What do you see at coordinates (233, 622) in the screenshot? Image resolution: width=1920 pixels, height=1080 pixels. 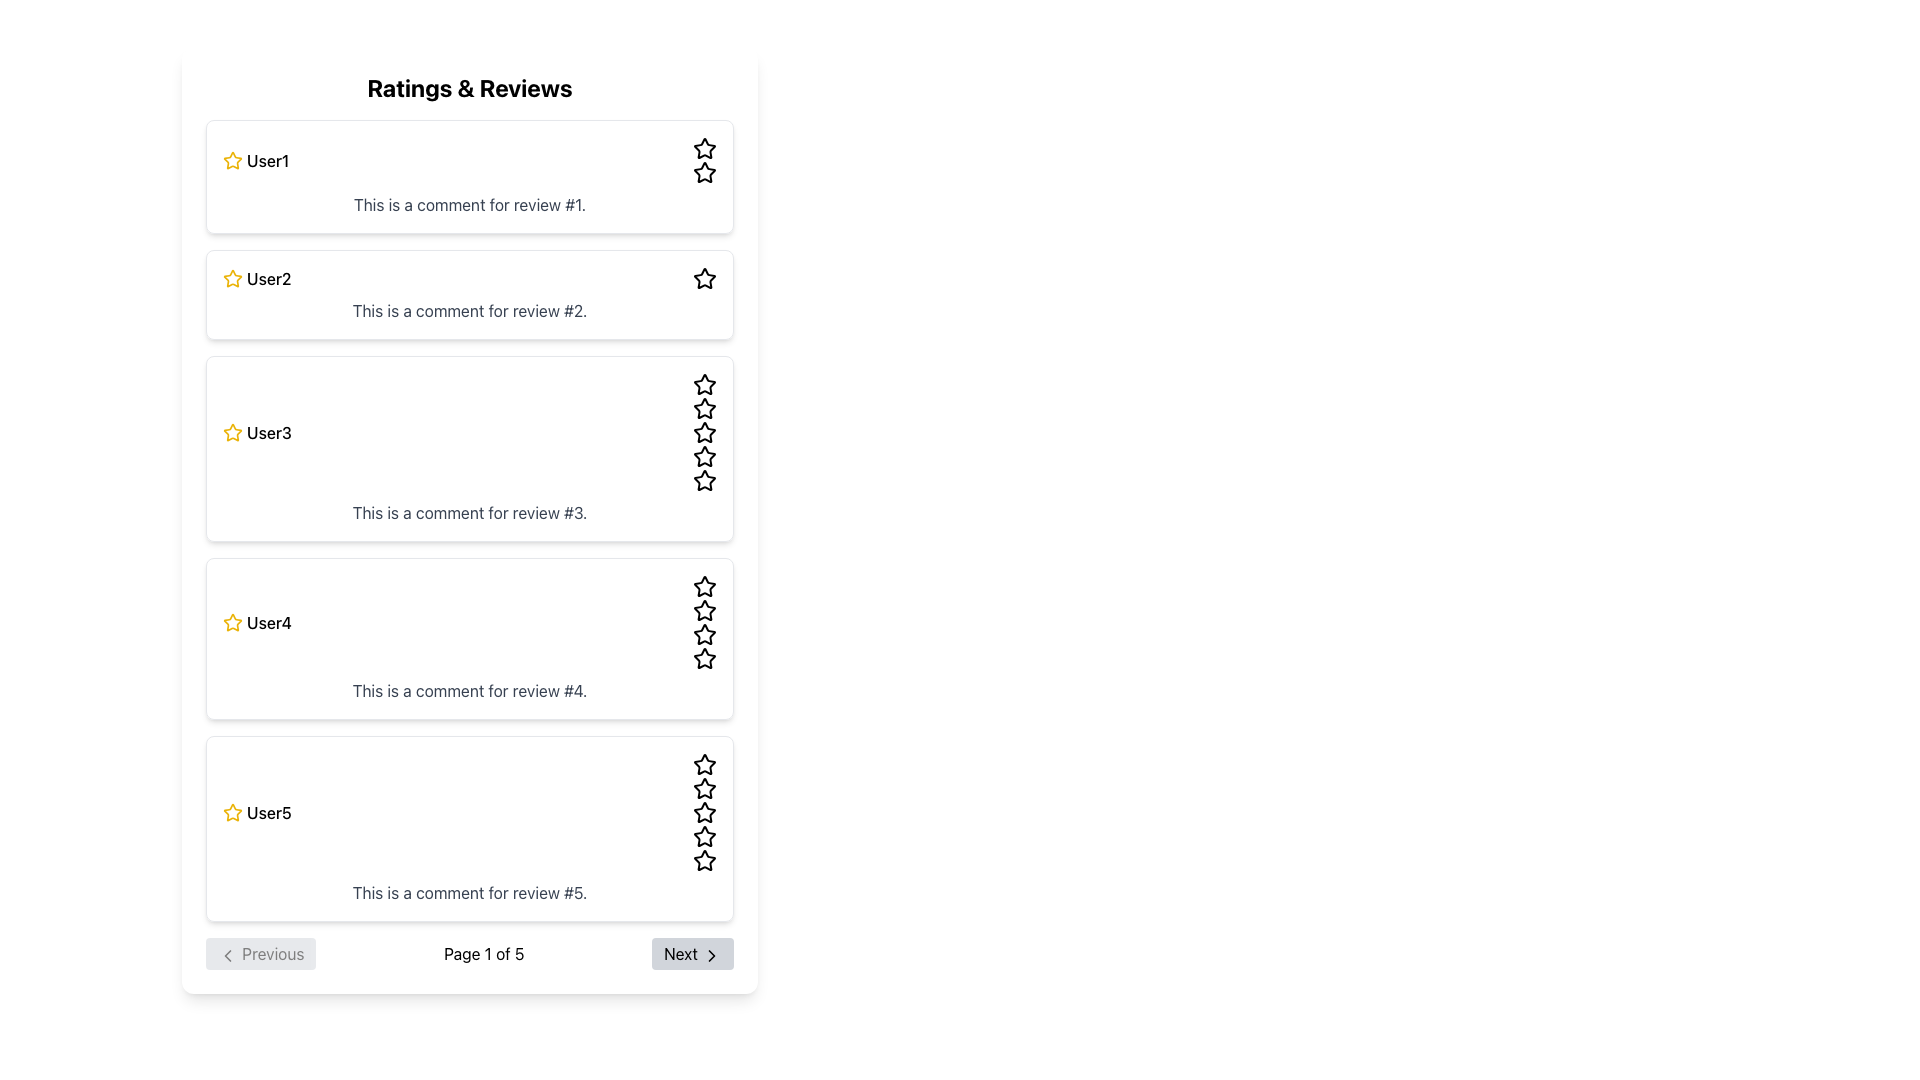 I see `the yellow star icon with a hollow center and golden color located next to the label 'User4' in the fourth user review section` at bounding box center [233, 622].